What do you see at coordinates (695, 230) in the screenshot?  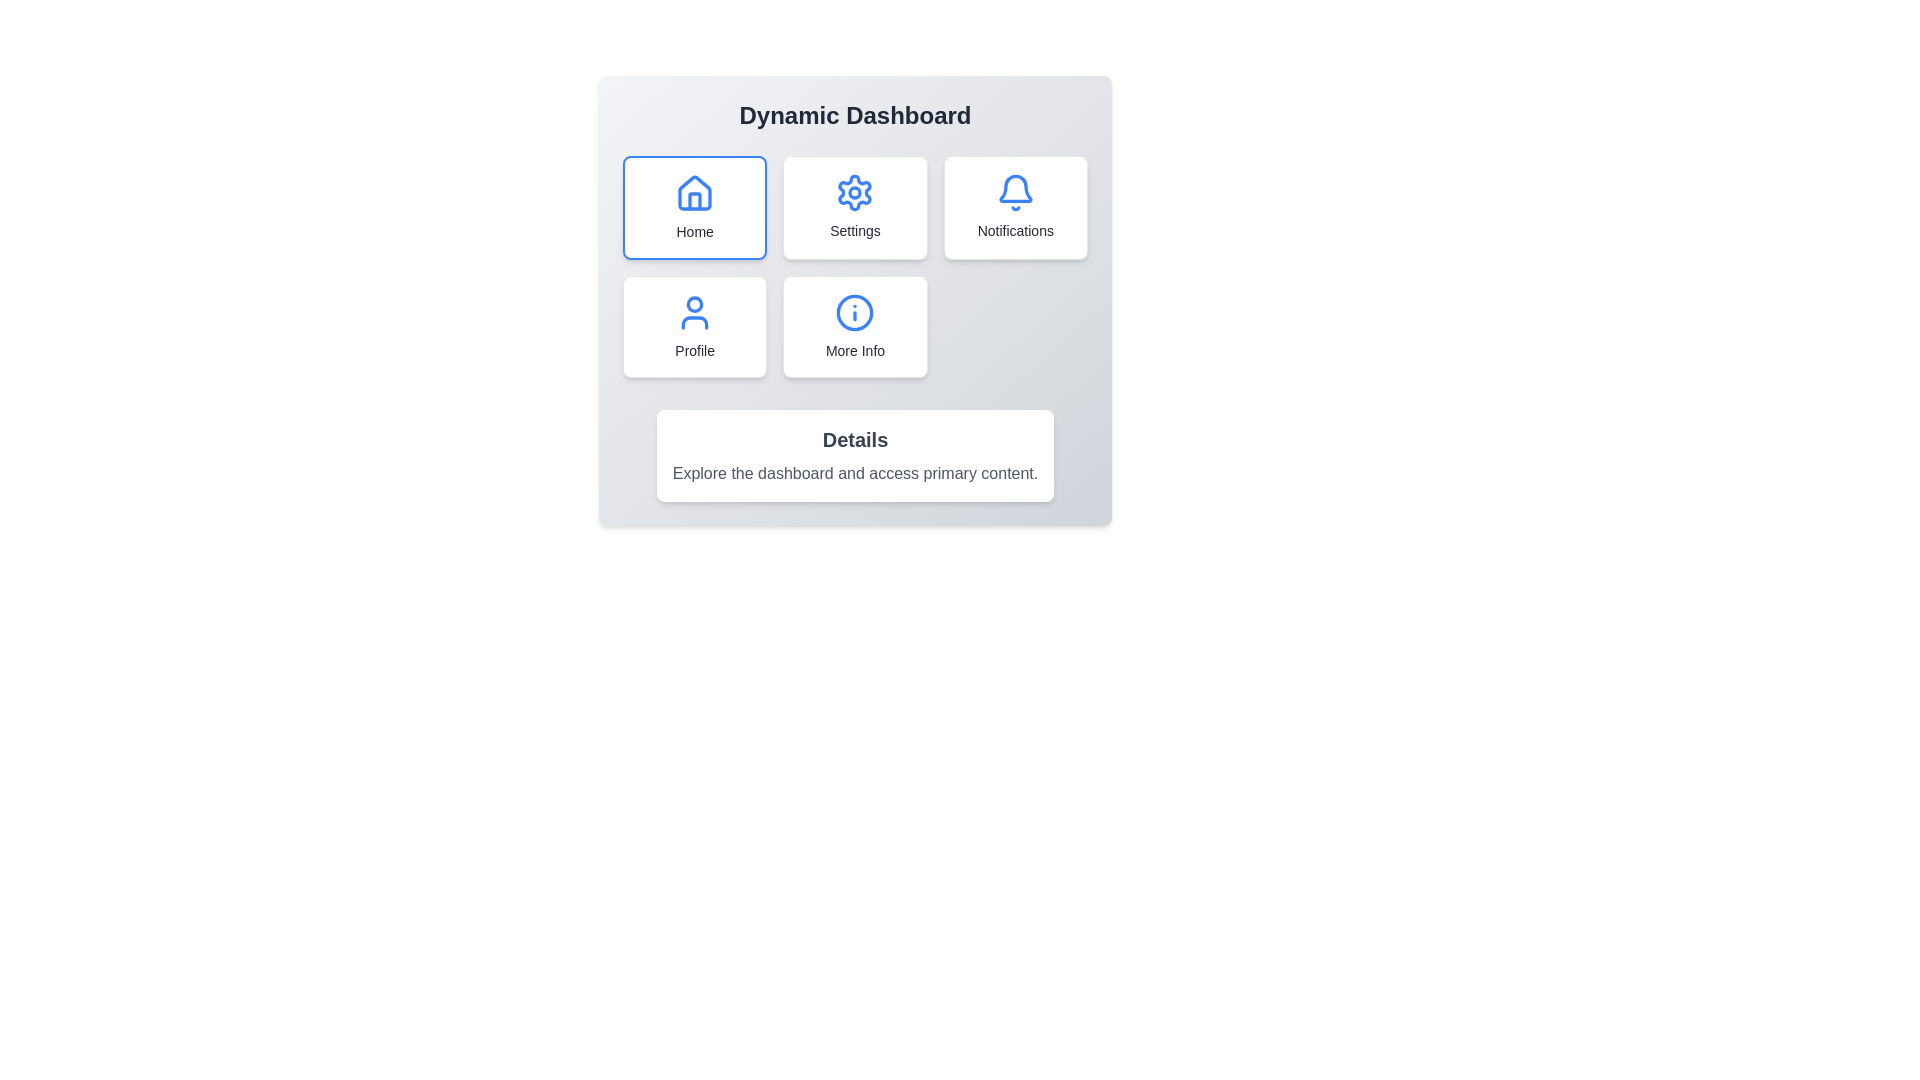 I see `text of the bold 'Home' label that is positioned beneath the icon in the first card of the grid layout` at bounding box center [695, 230].